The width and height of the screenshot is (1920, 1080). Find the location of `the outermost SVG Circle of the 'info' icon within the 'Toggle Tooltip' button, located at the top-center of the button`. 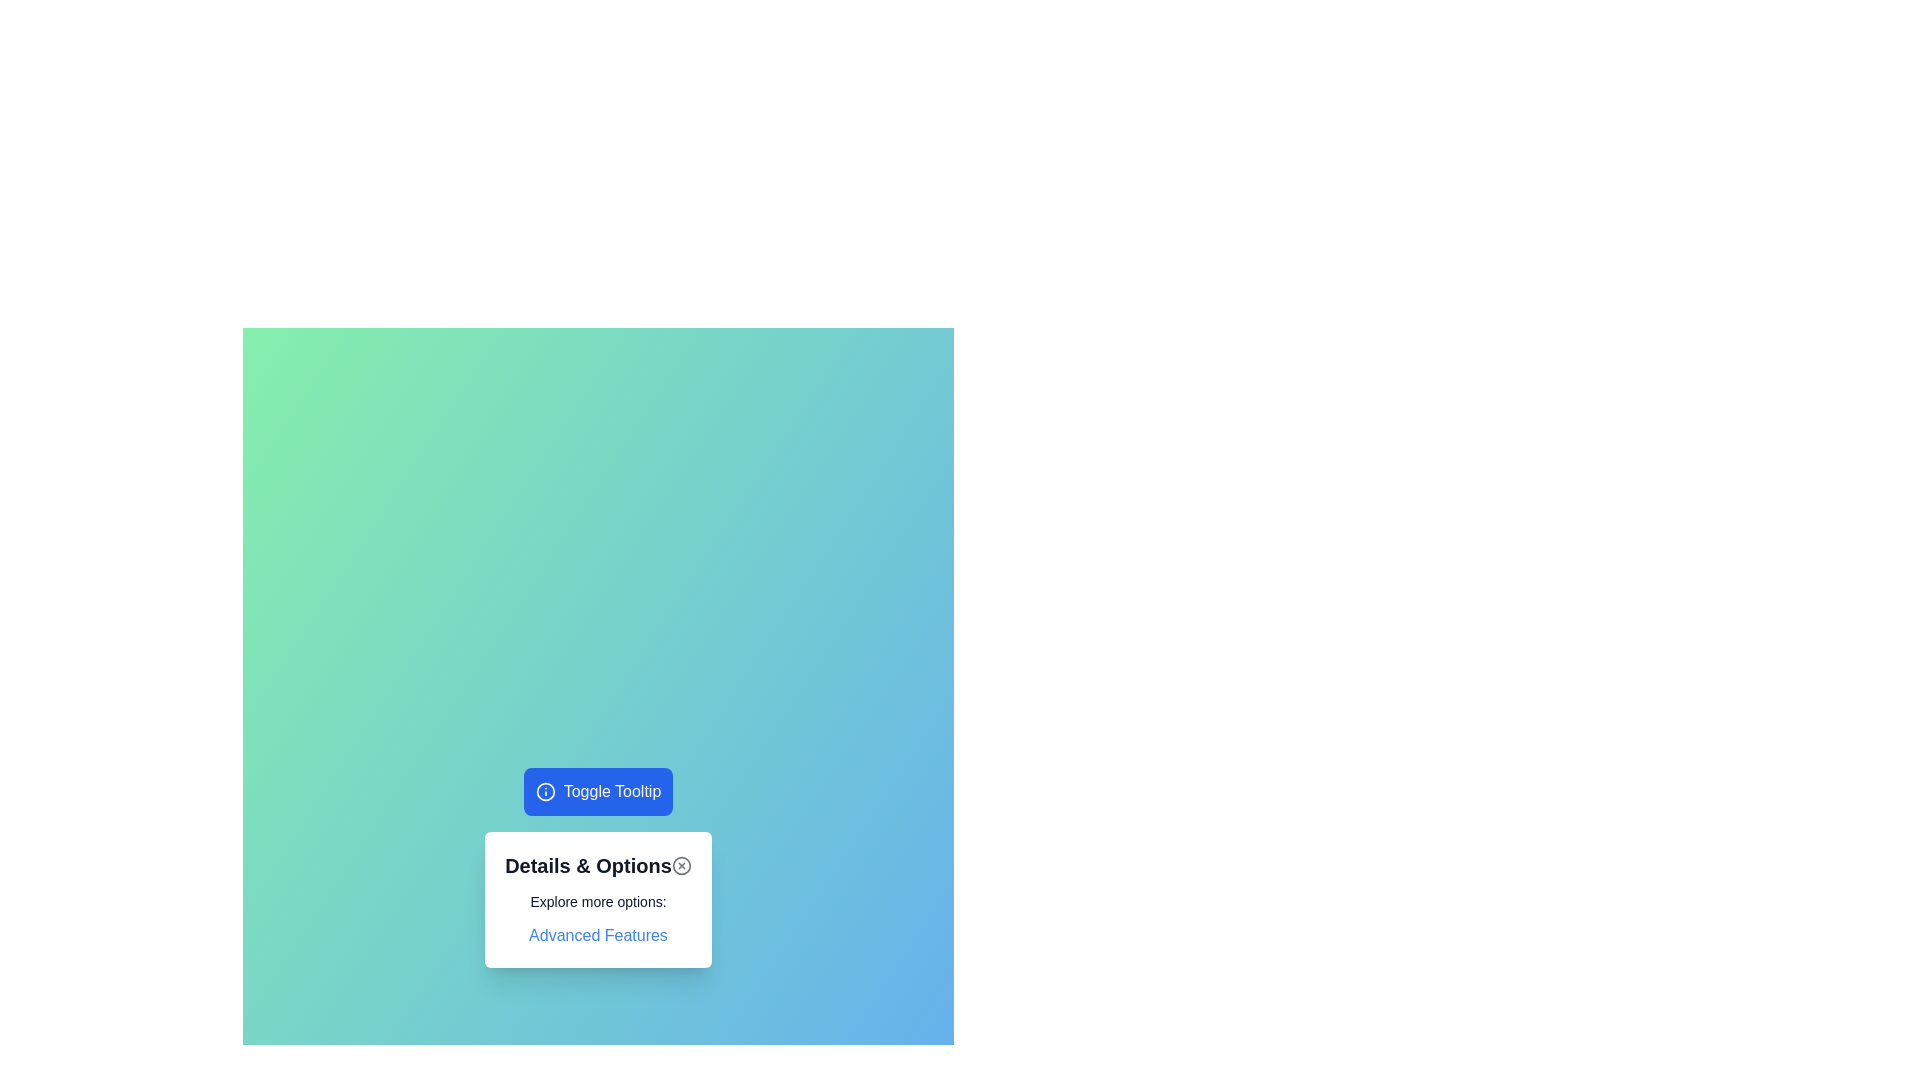

the outermost SVG Circle of the 'info' icon within the 'Toggle Tooltip' button, located at the top-center of the button is located at coordinates (545, 790).